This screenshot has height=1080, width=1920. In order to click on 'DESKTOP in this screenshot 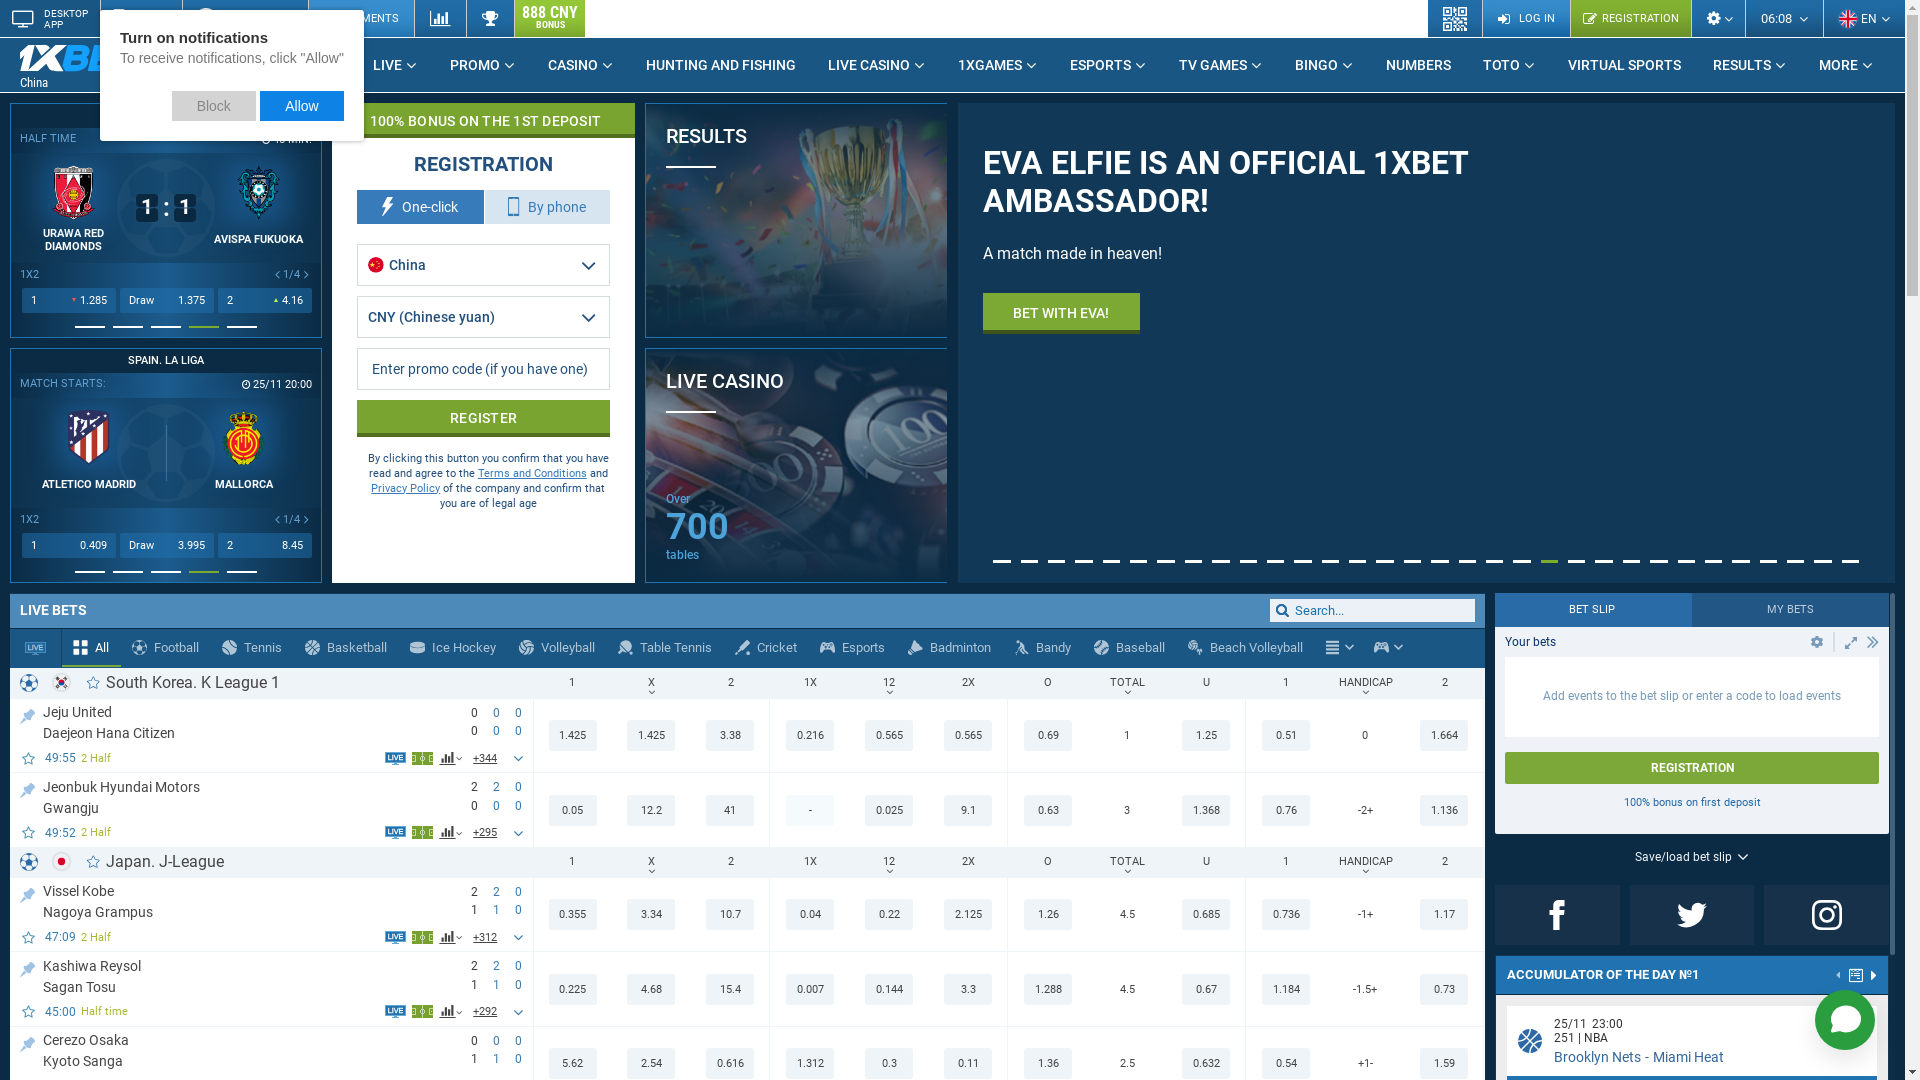, I will do `click(49, 18)`.